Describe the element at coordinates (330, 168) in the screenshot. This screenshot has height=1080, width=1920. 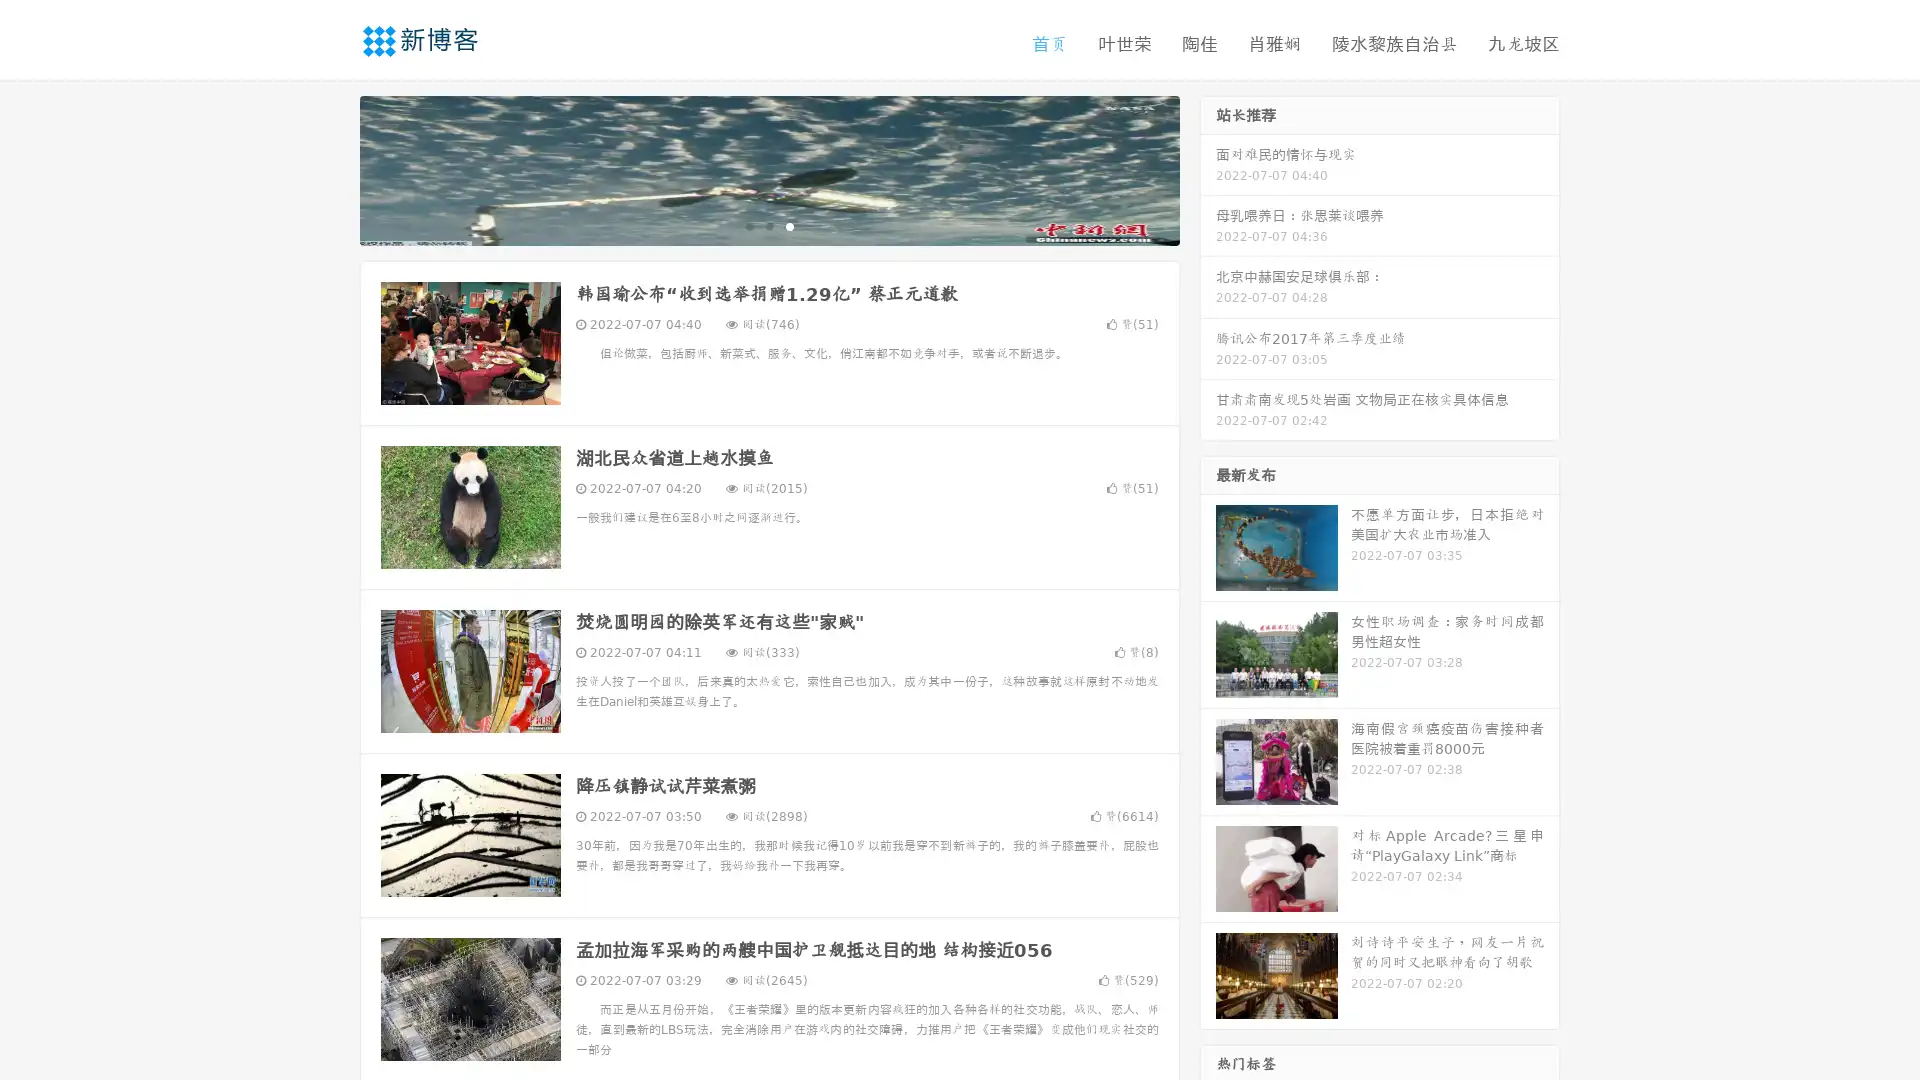
I see `Previous slide` at that location.